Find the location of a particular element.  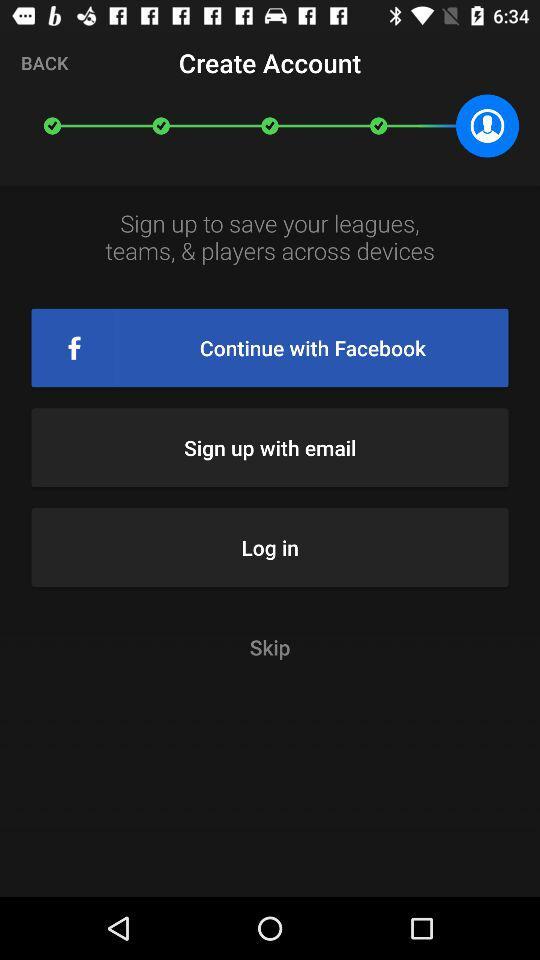

the icon to the left of the create account item is located at coordinates (44, 62).